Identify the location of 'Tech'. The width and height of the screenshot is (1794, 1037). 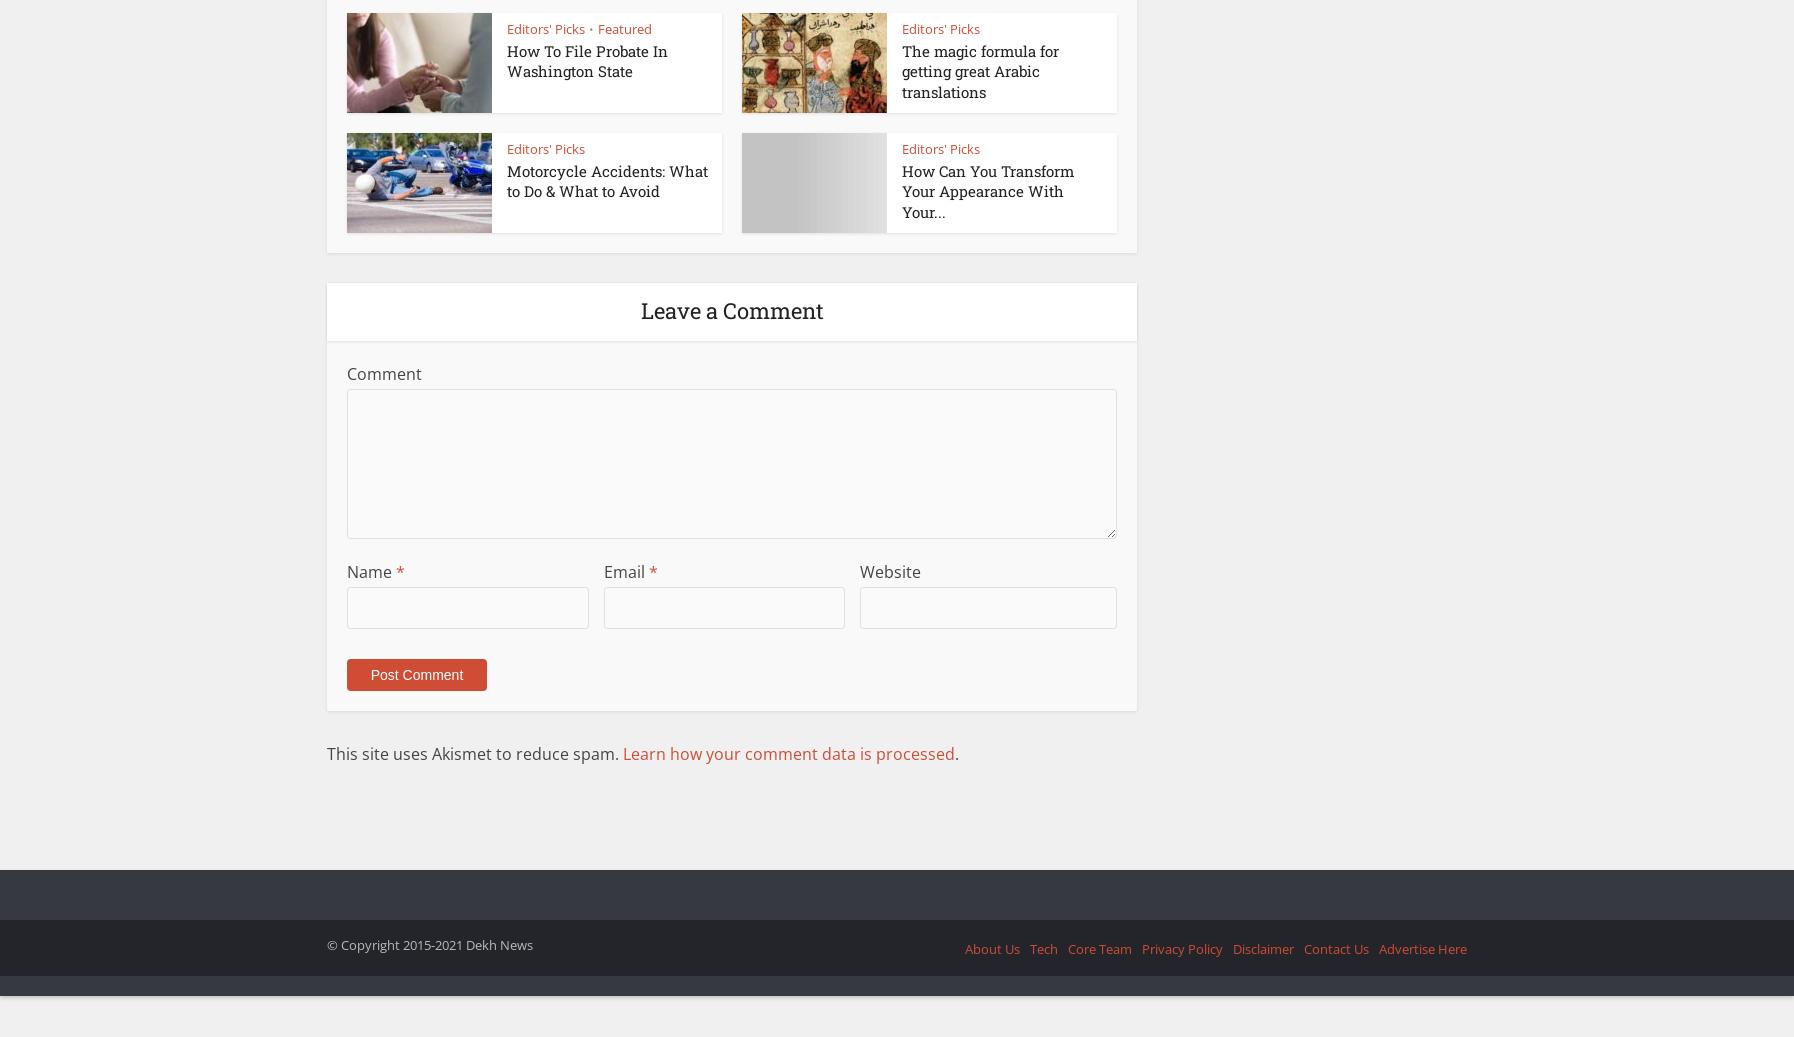
(1042, 948).